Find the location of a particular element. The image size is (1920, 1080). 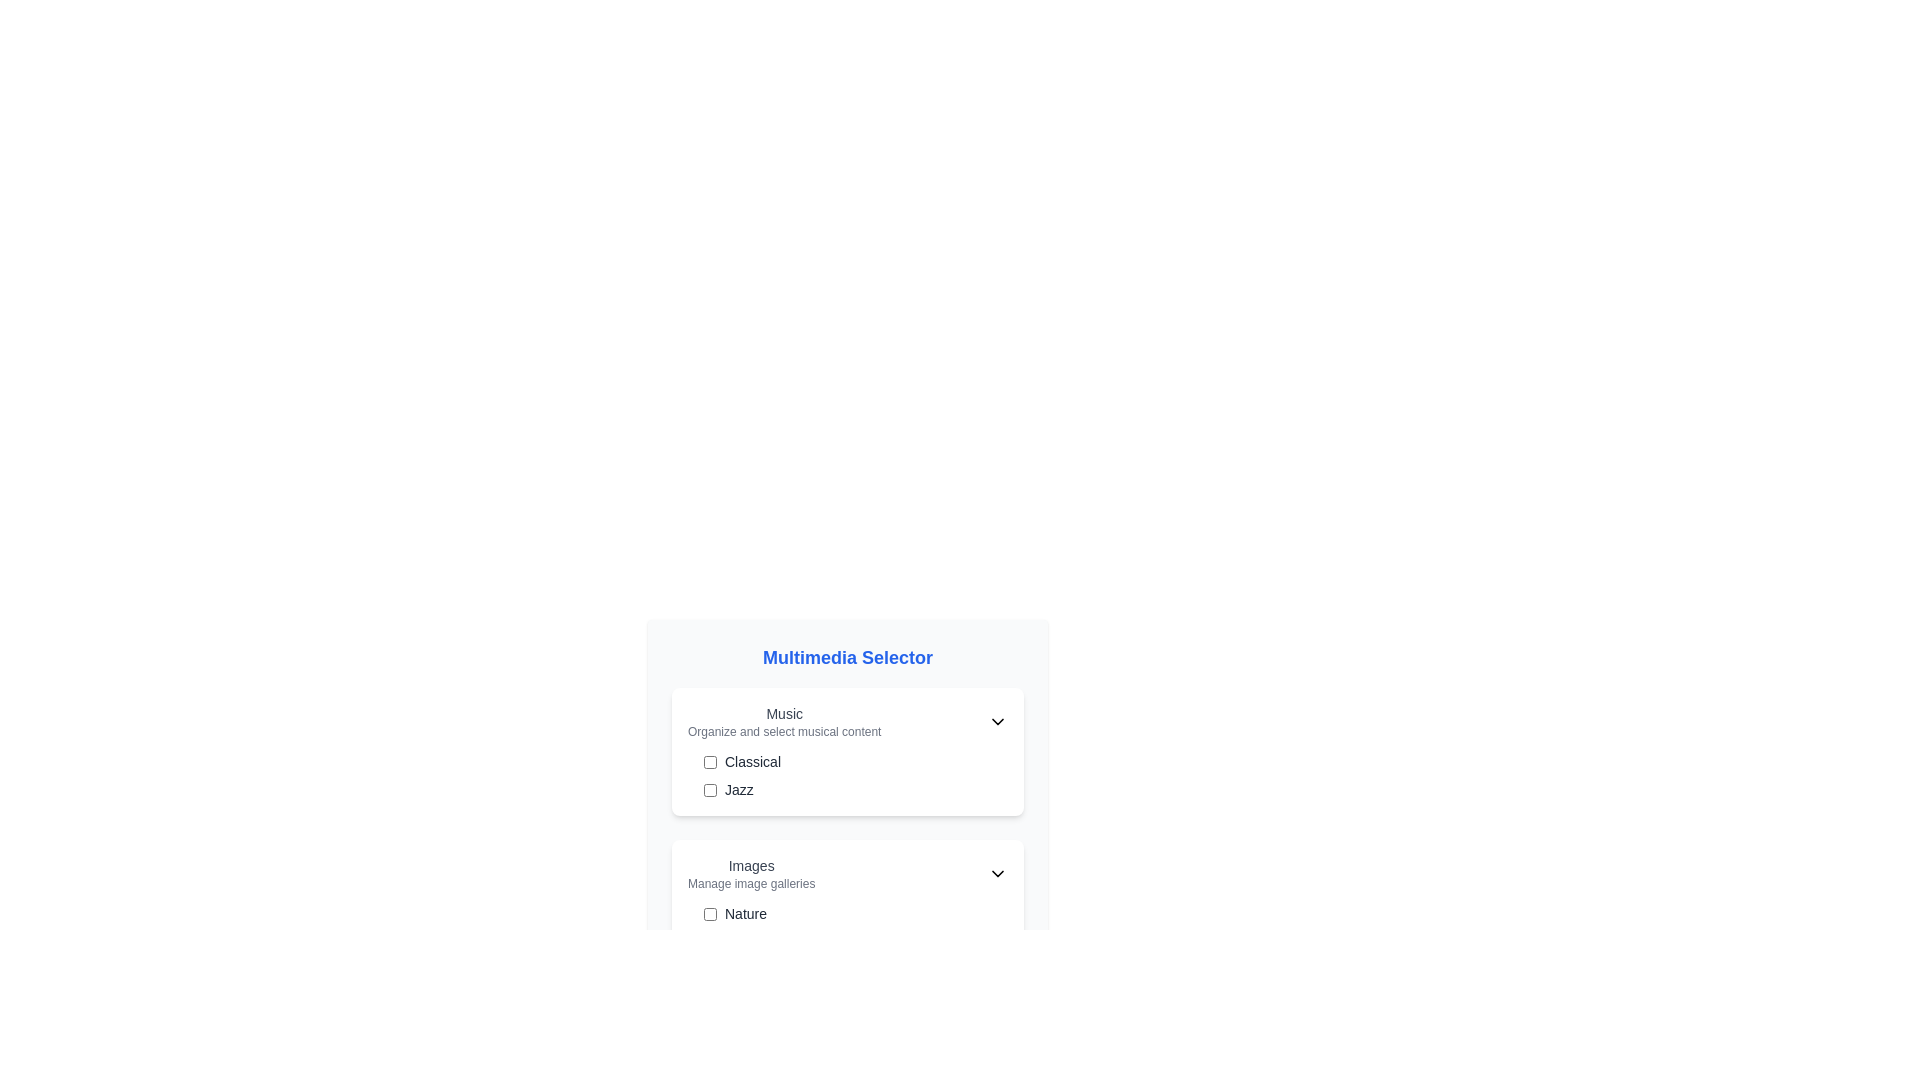

the Chevron-down icon located at the rightmost side of the 'Music' section is located at coordinates (998, 721).